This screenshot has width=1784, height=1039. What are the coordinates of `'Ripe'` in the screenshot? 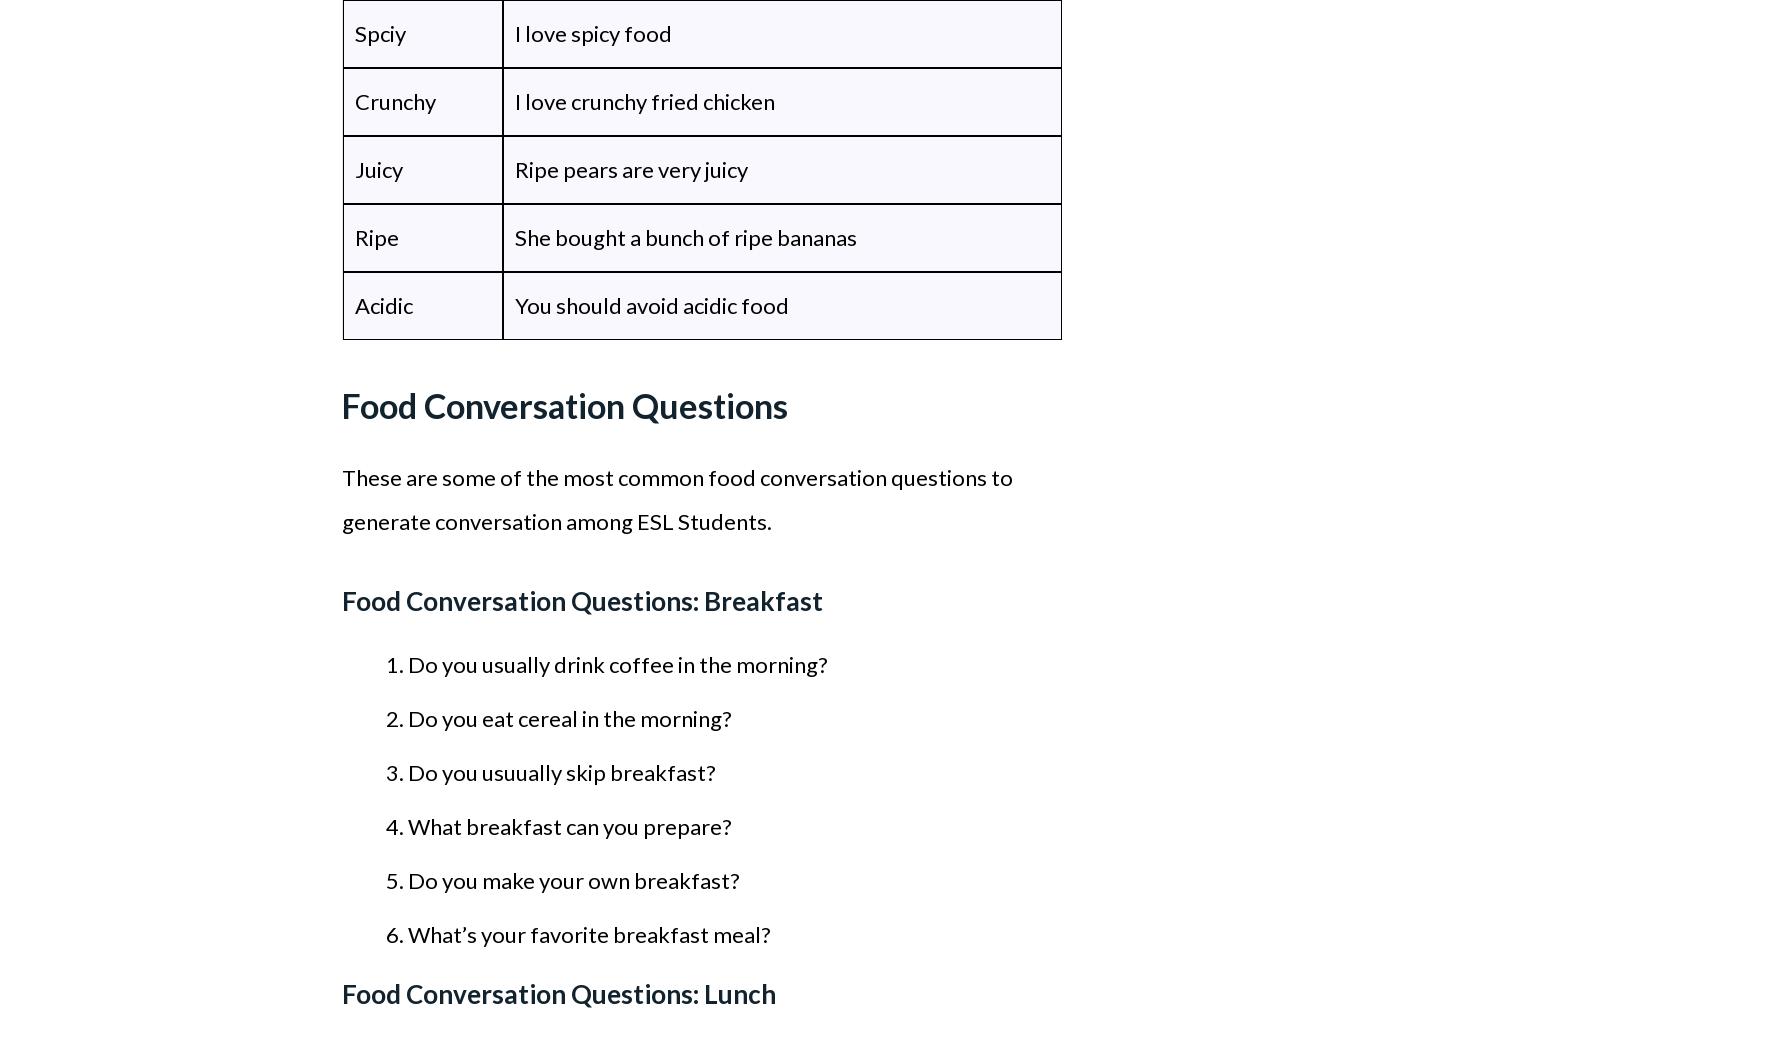 It's located at (375, 237).